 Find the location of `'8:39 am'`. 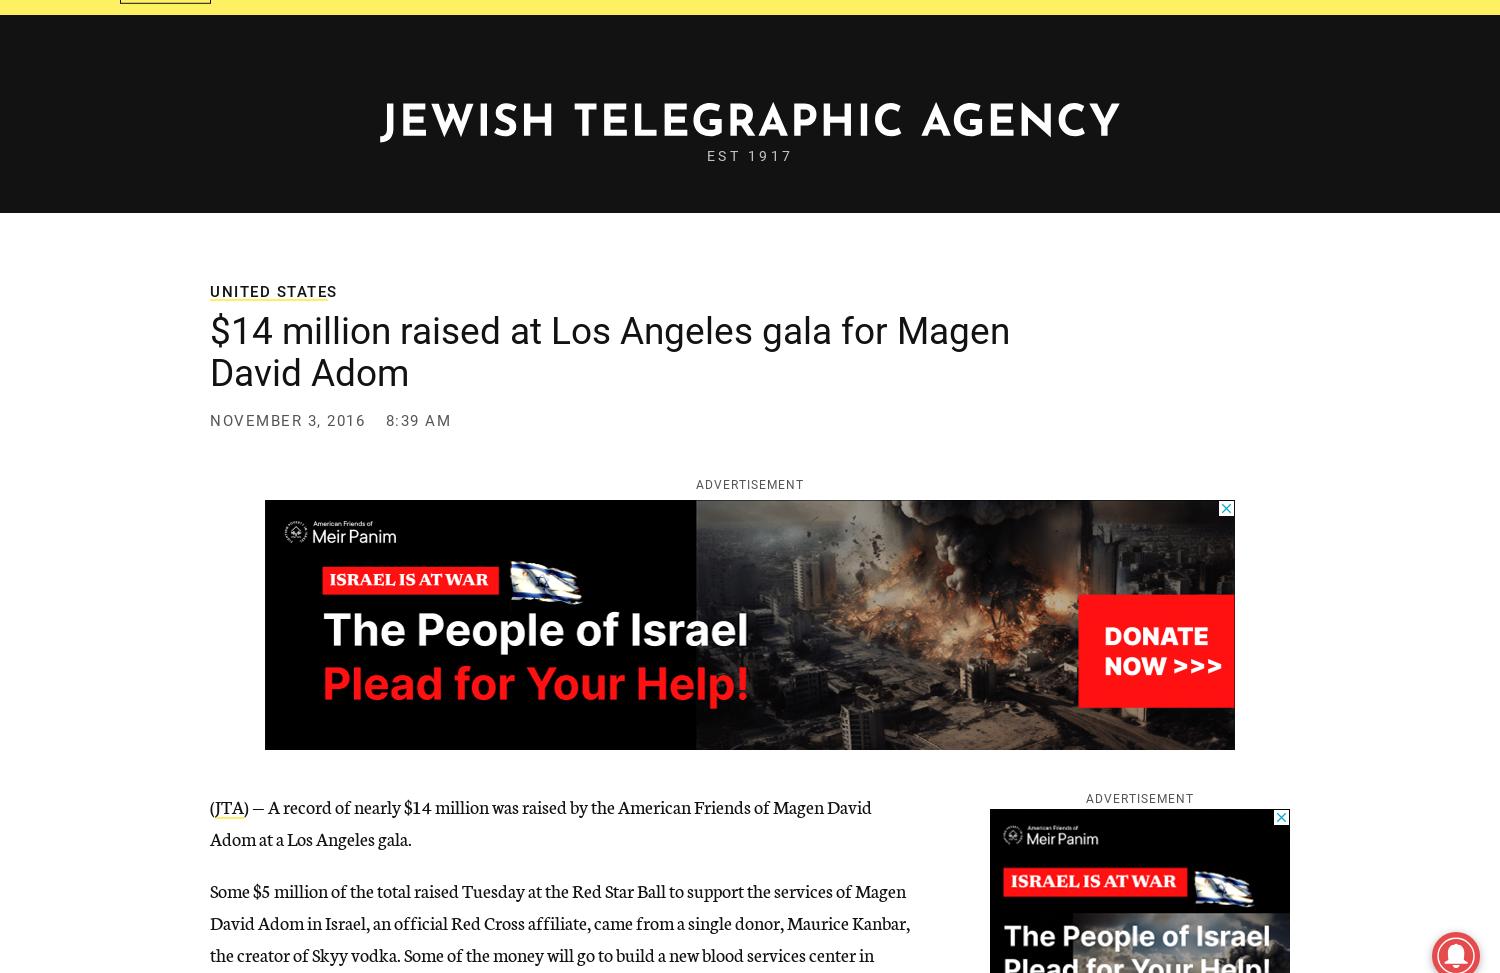

'8:39 am' is located at coordinates (418, 420).